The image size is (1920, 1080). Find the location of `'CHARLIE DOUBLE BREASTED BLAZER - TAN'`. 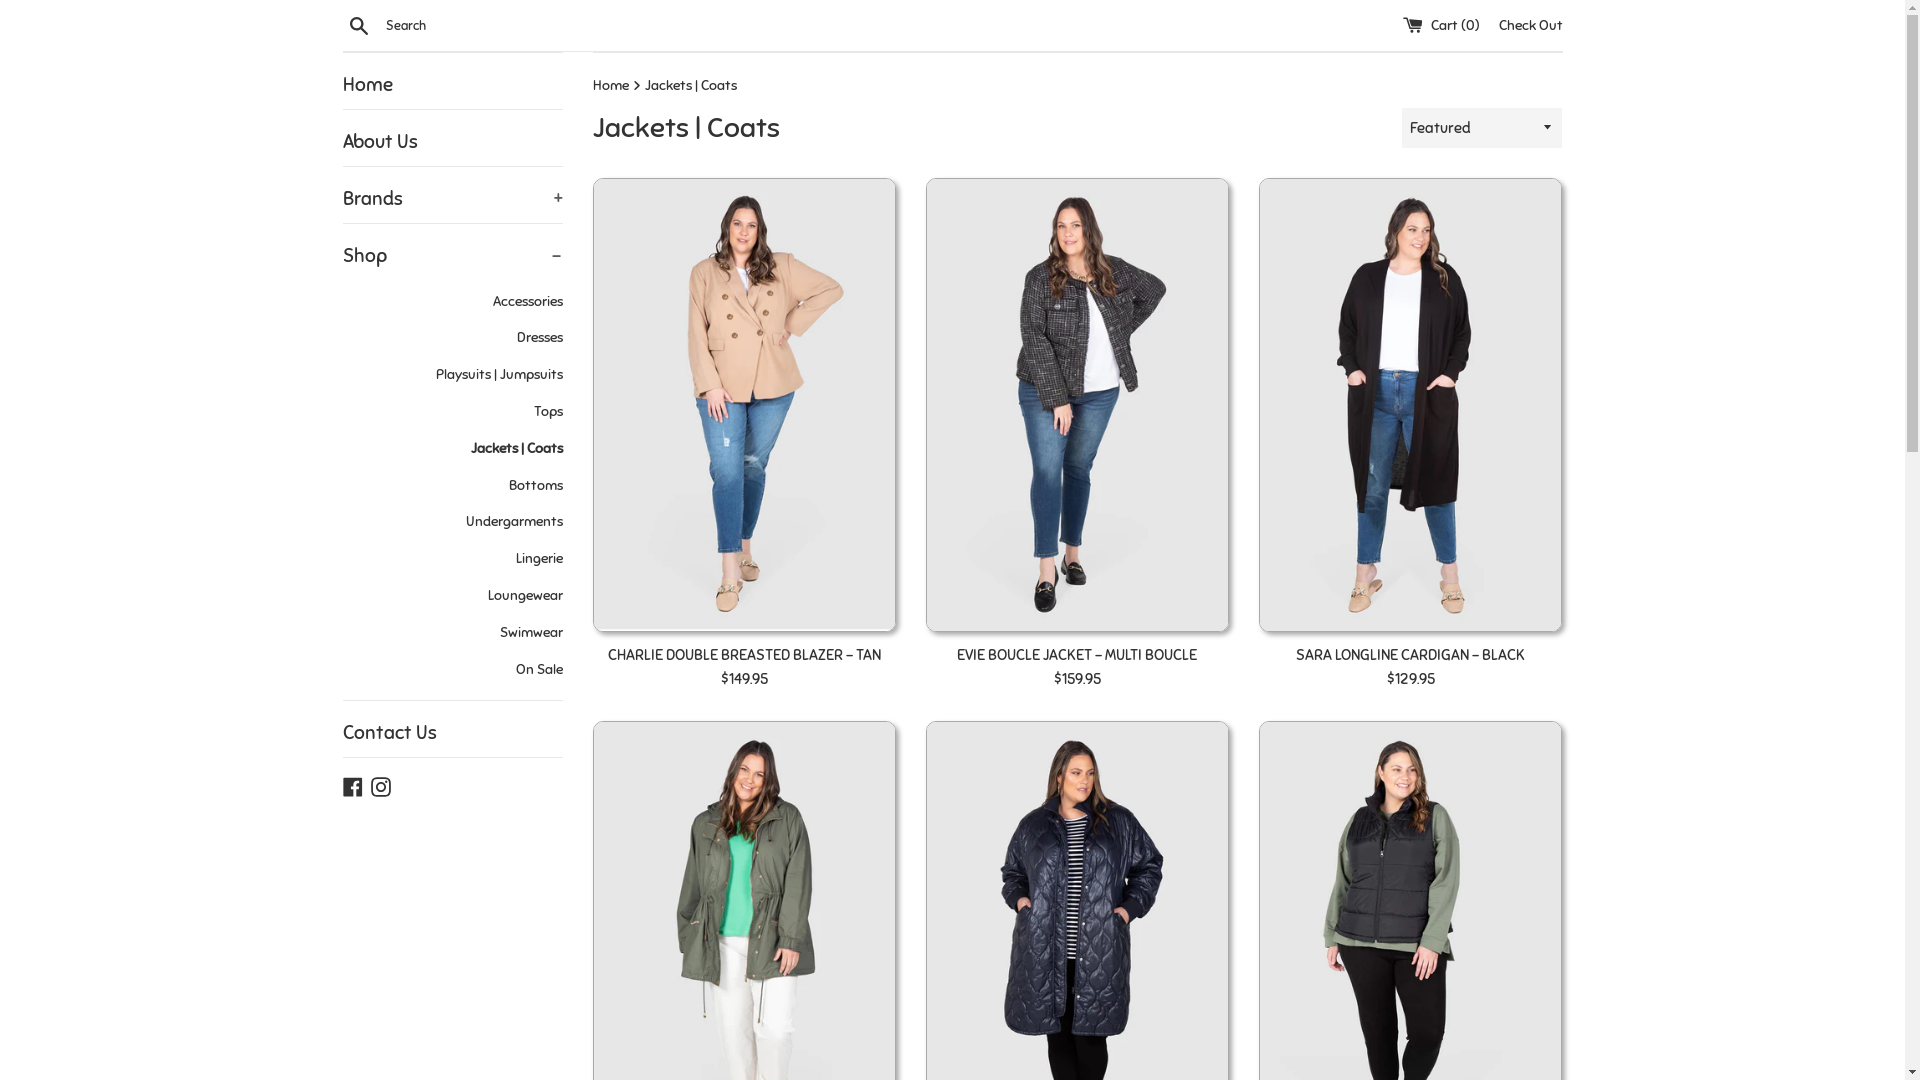

'CHARLIE DOUBLE BREASTED BLAZER - TAN' is located at coordinates (743, 655).